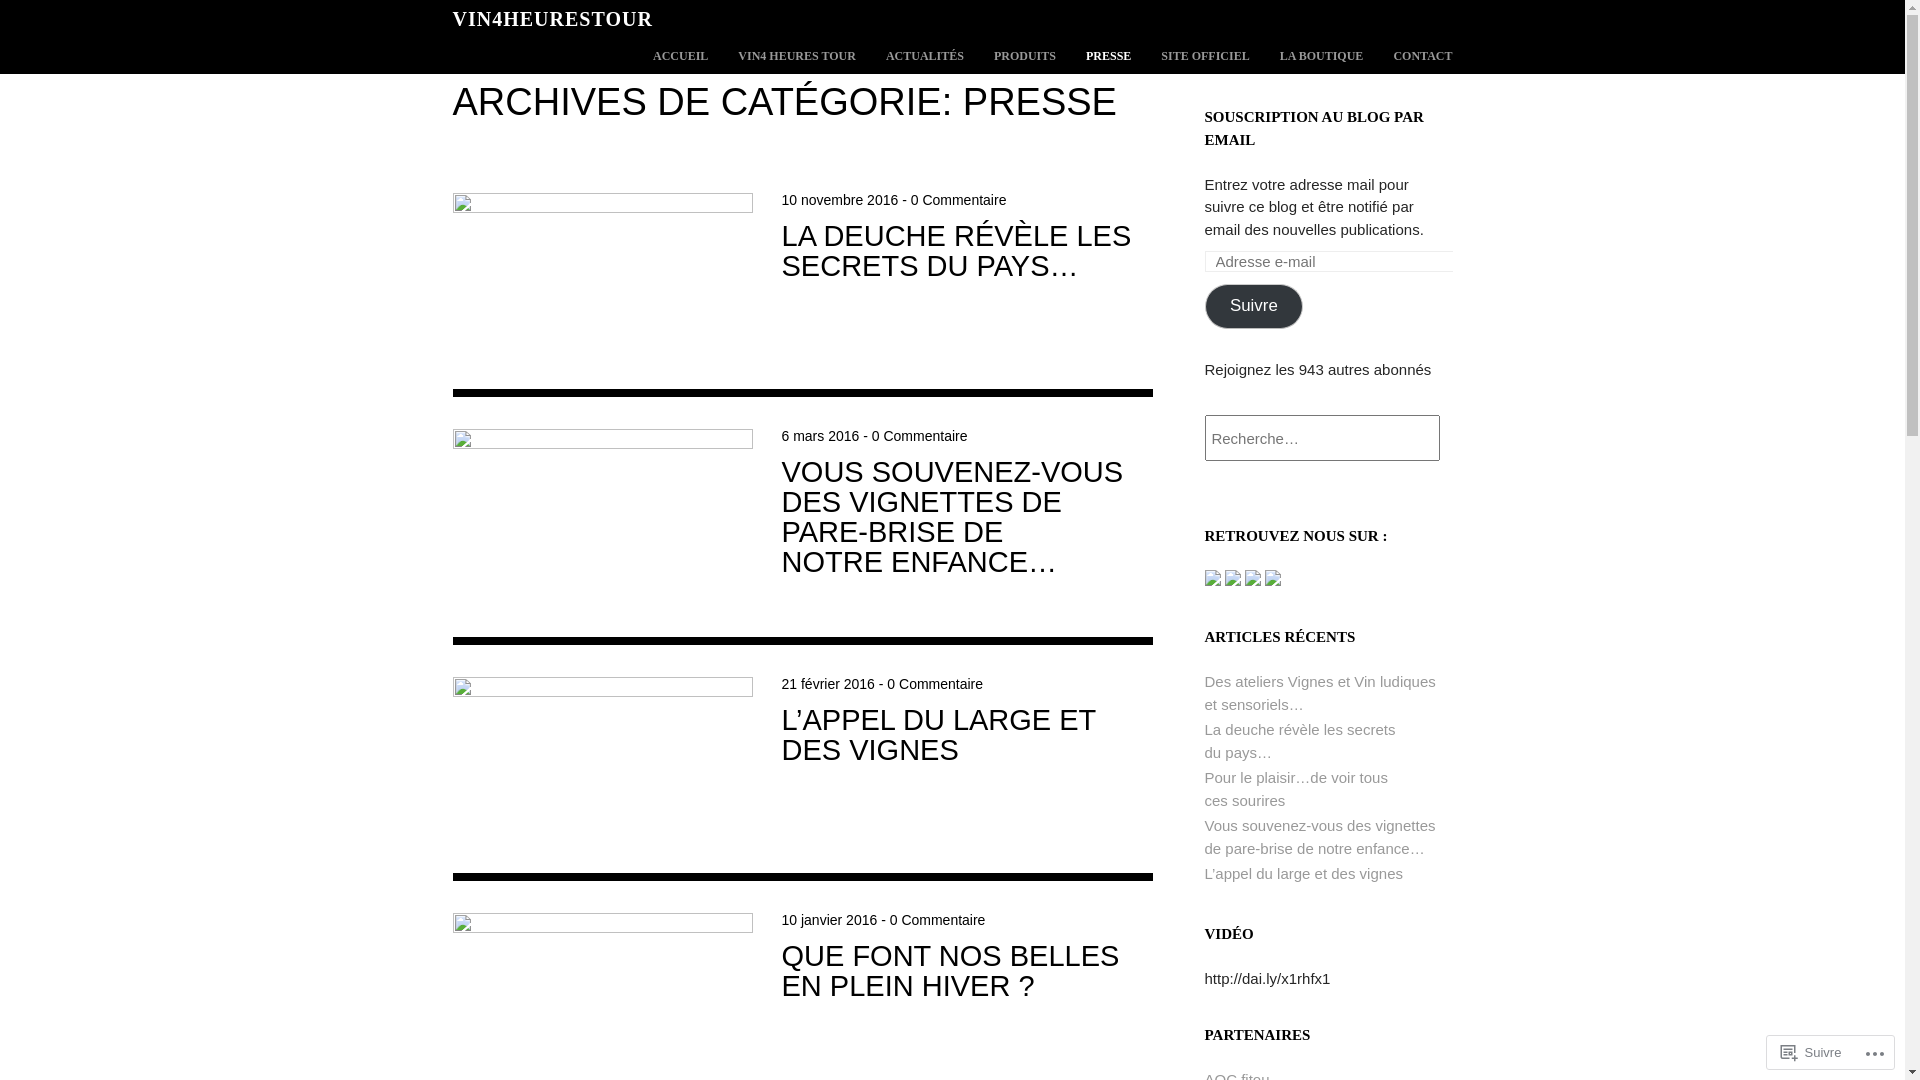 Image resolution: width=1920 pixels, height=1080 pixels. Describe the element at coordinates (1233, 580) in the screenshot. I see `'Se connecter sur Twitter de vin4 heures tour'` at that location.